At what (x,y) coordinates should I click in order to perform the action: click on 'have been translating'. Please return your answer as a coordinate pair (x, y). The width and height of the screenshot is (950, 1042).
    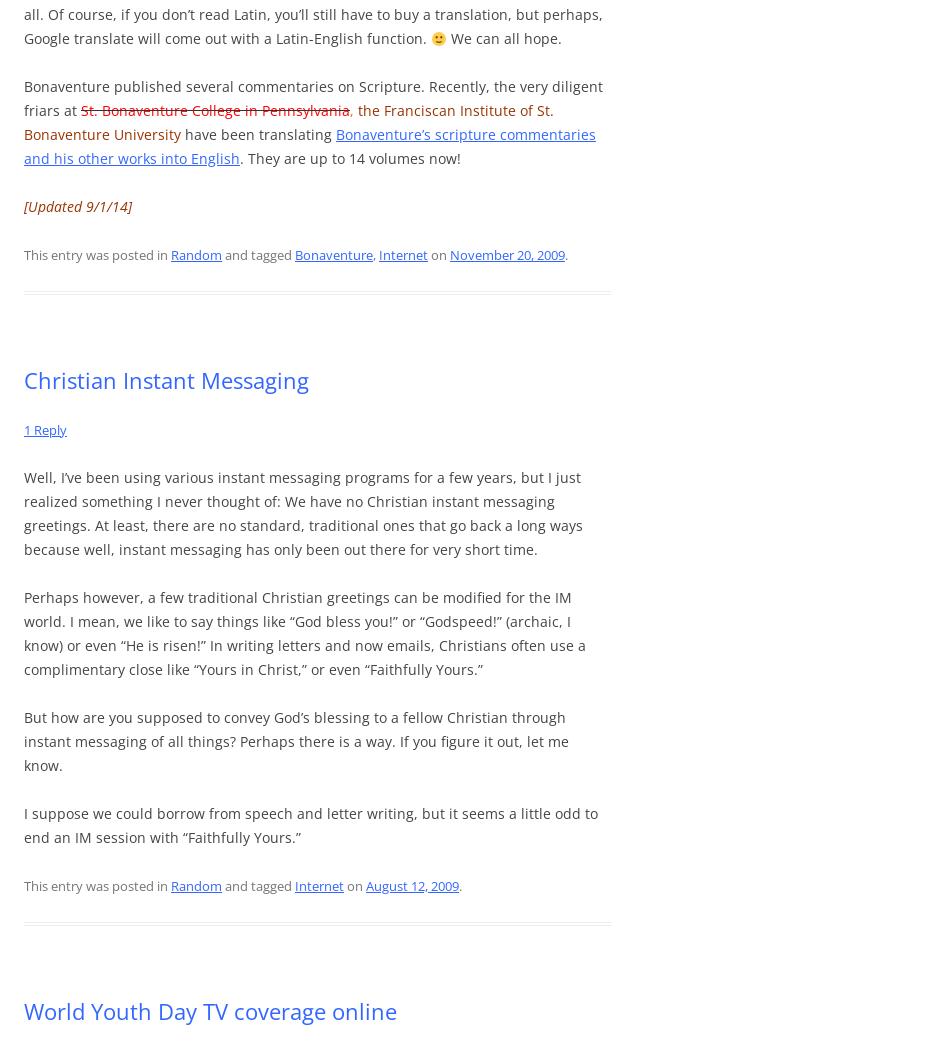
    Looking at the image, I should click on (180, 134).